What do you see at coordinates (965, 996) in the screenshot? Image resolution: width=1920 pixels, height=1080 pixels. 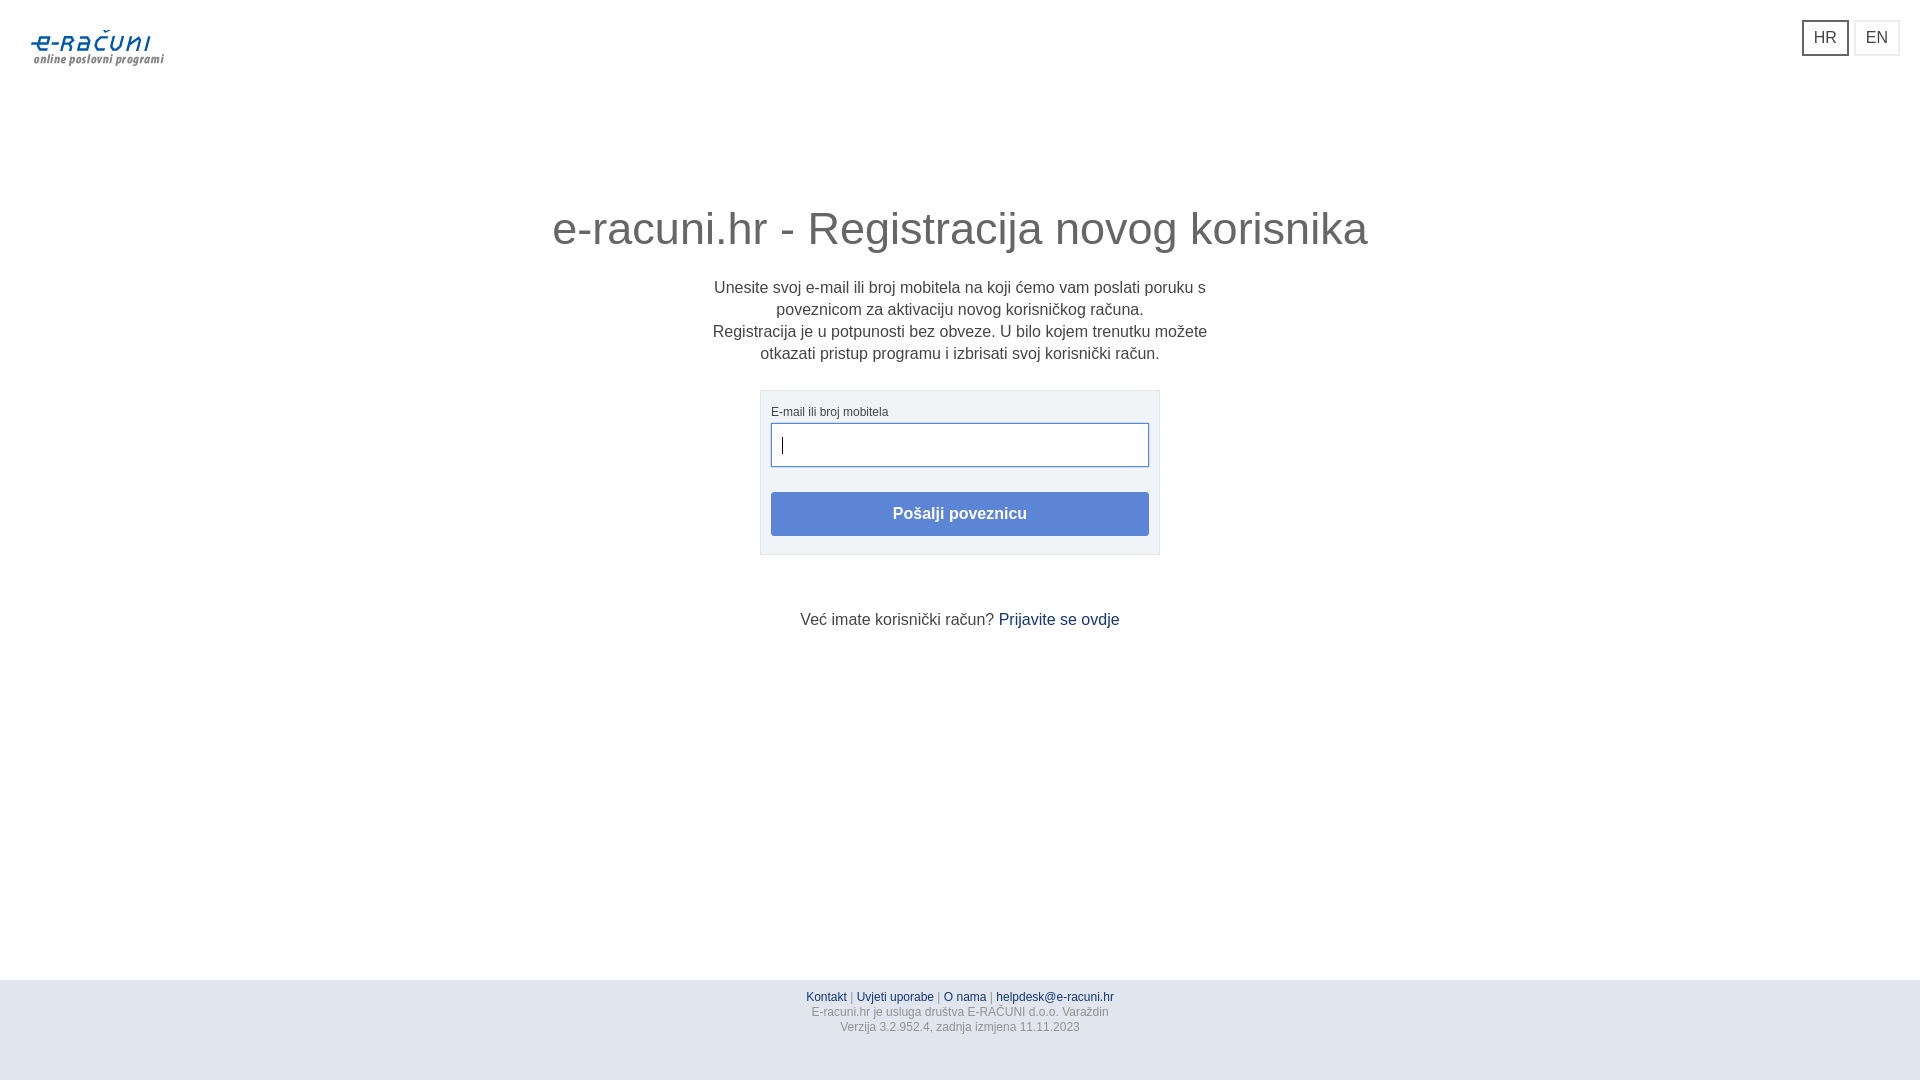 I see `'O nama'` at bounding box center [965, 996].